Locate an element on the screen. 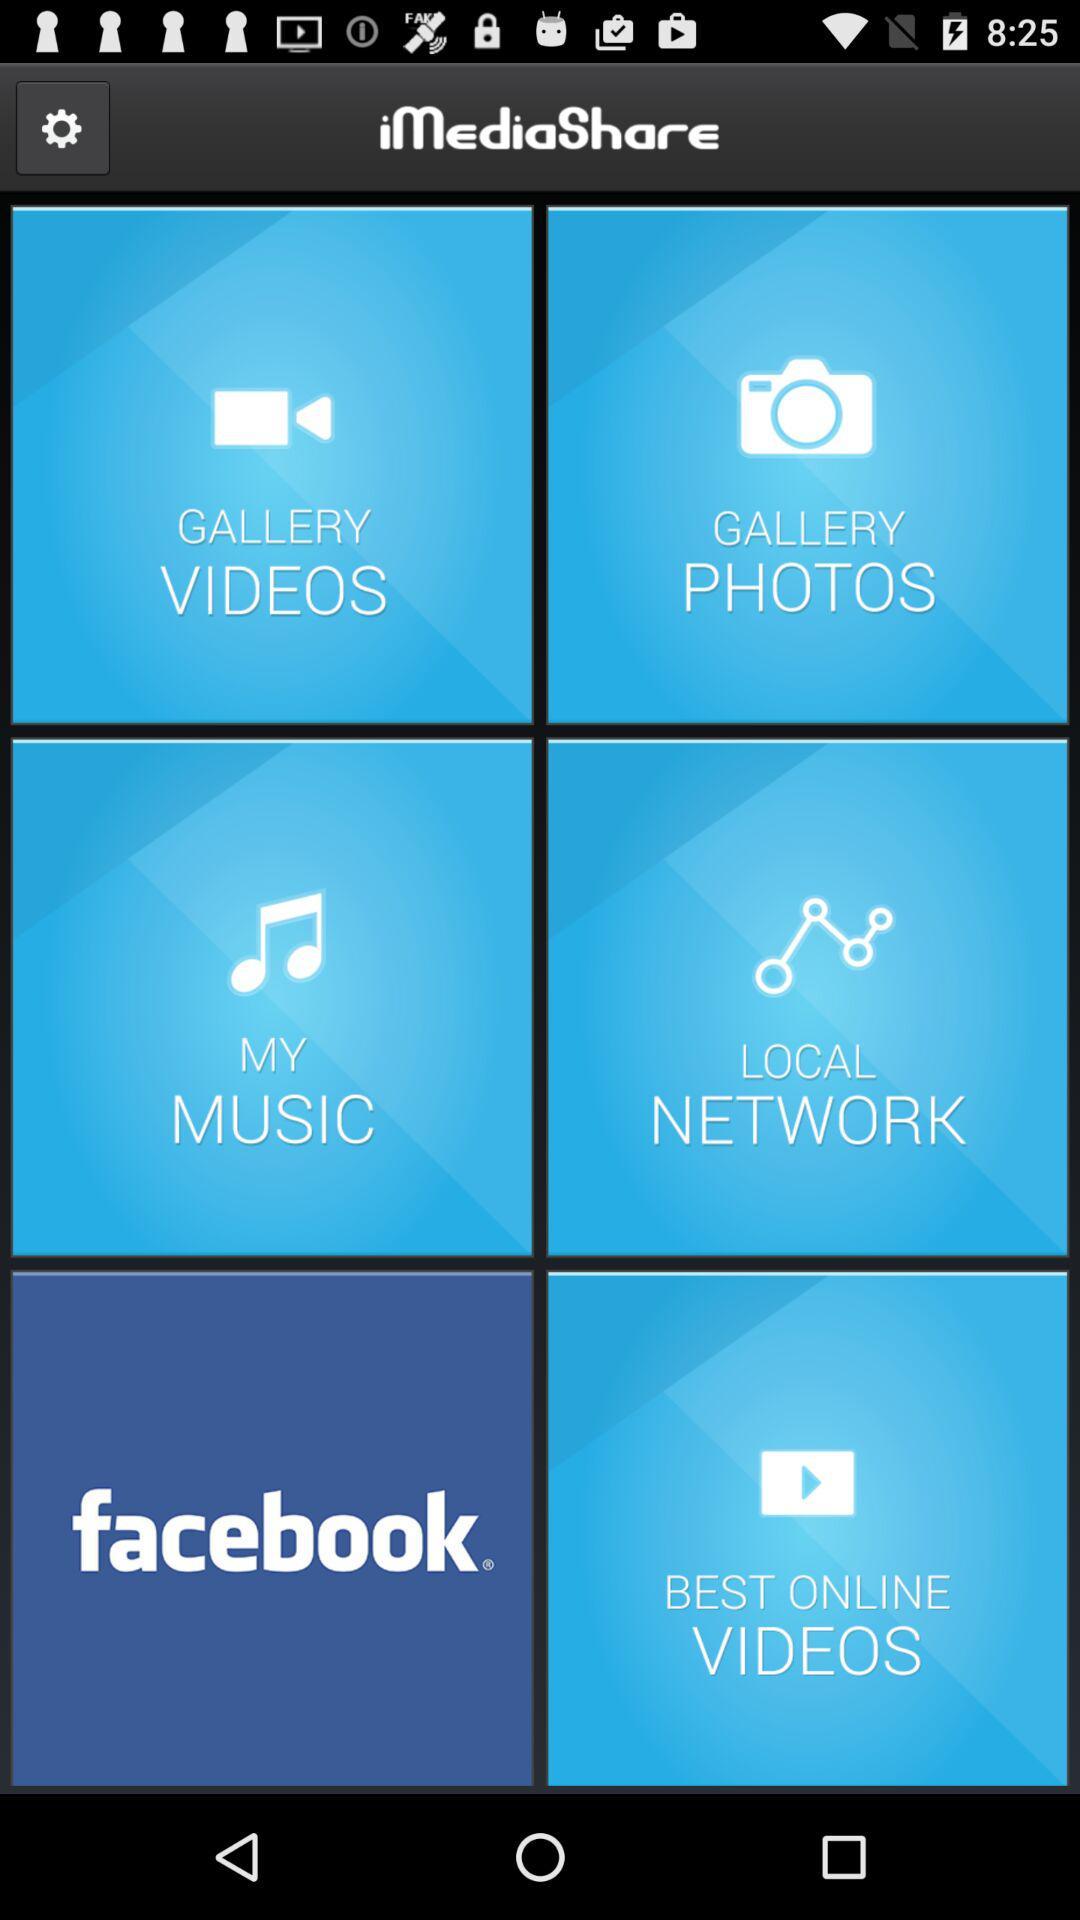 The image size is (1080, 1920). photos is located at coordinates (806, 464).